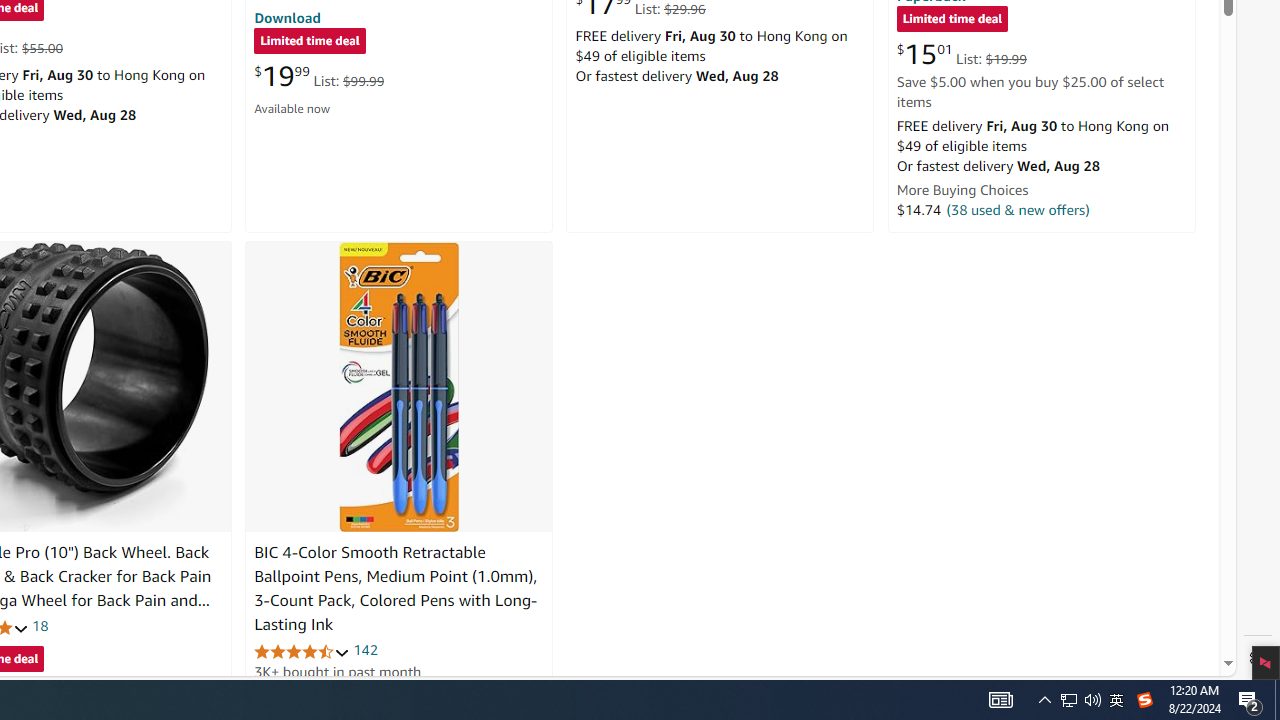 This screenshot has width=1280, height=720. I want to click on '142', so click(365, 650).